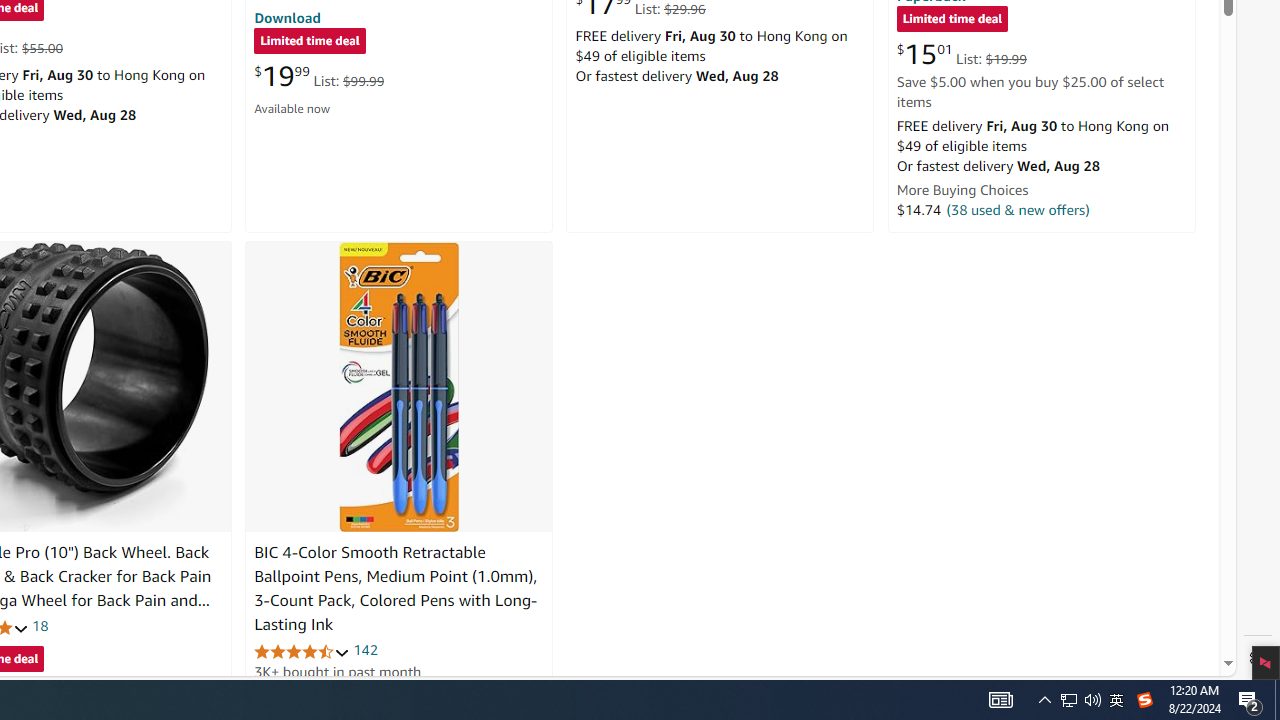 This screenshot has width=1280, height=720. I want to click on '142', so click(365, 650).